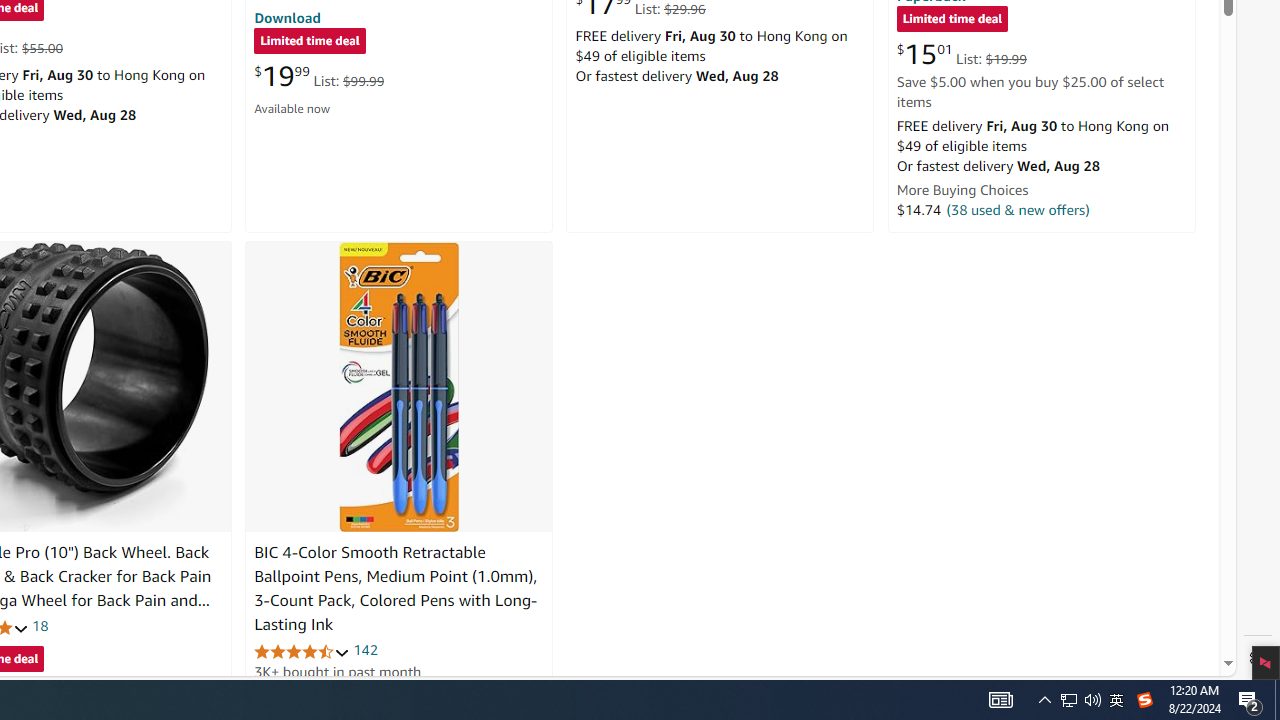 This screenshot has width=1280, height=720. I want to click on '142', so click(365, 650).